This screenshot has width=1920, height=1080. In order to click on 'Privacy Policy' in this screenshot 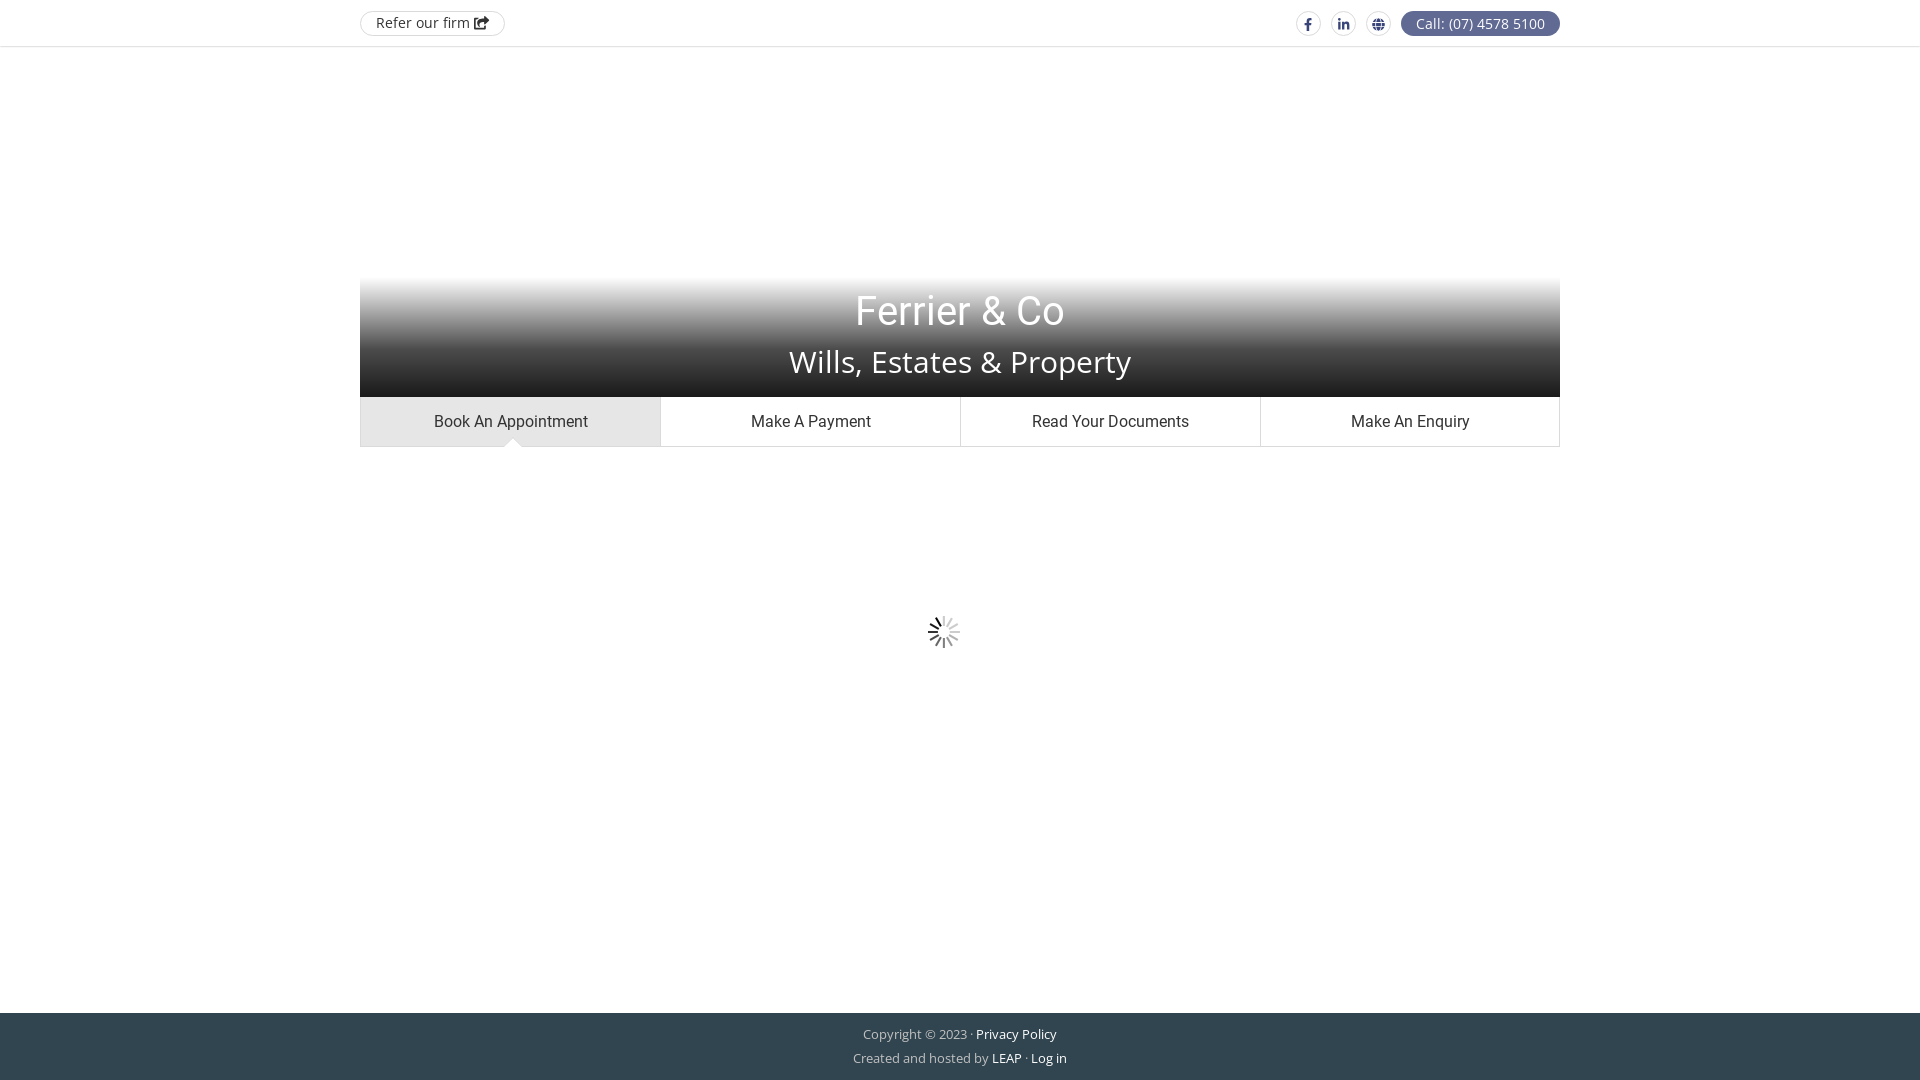, I will do `click(1016, 1033)`.